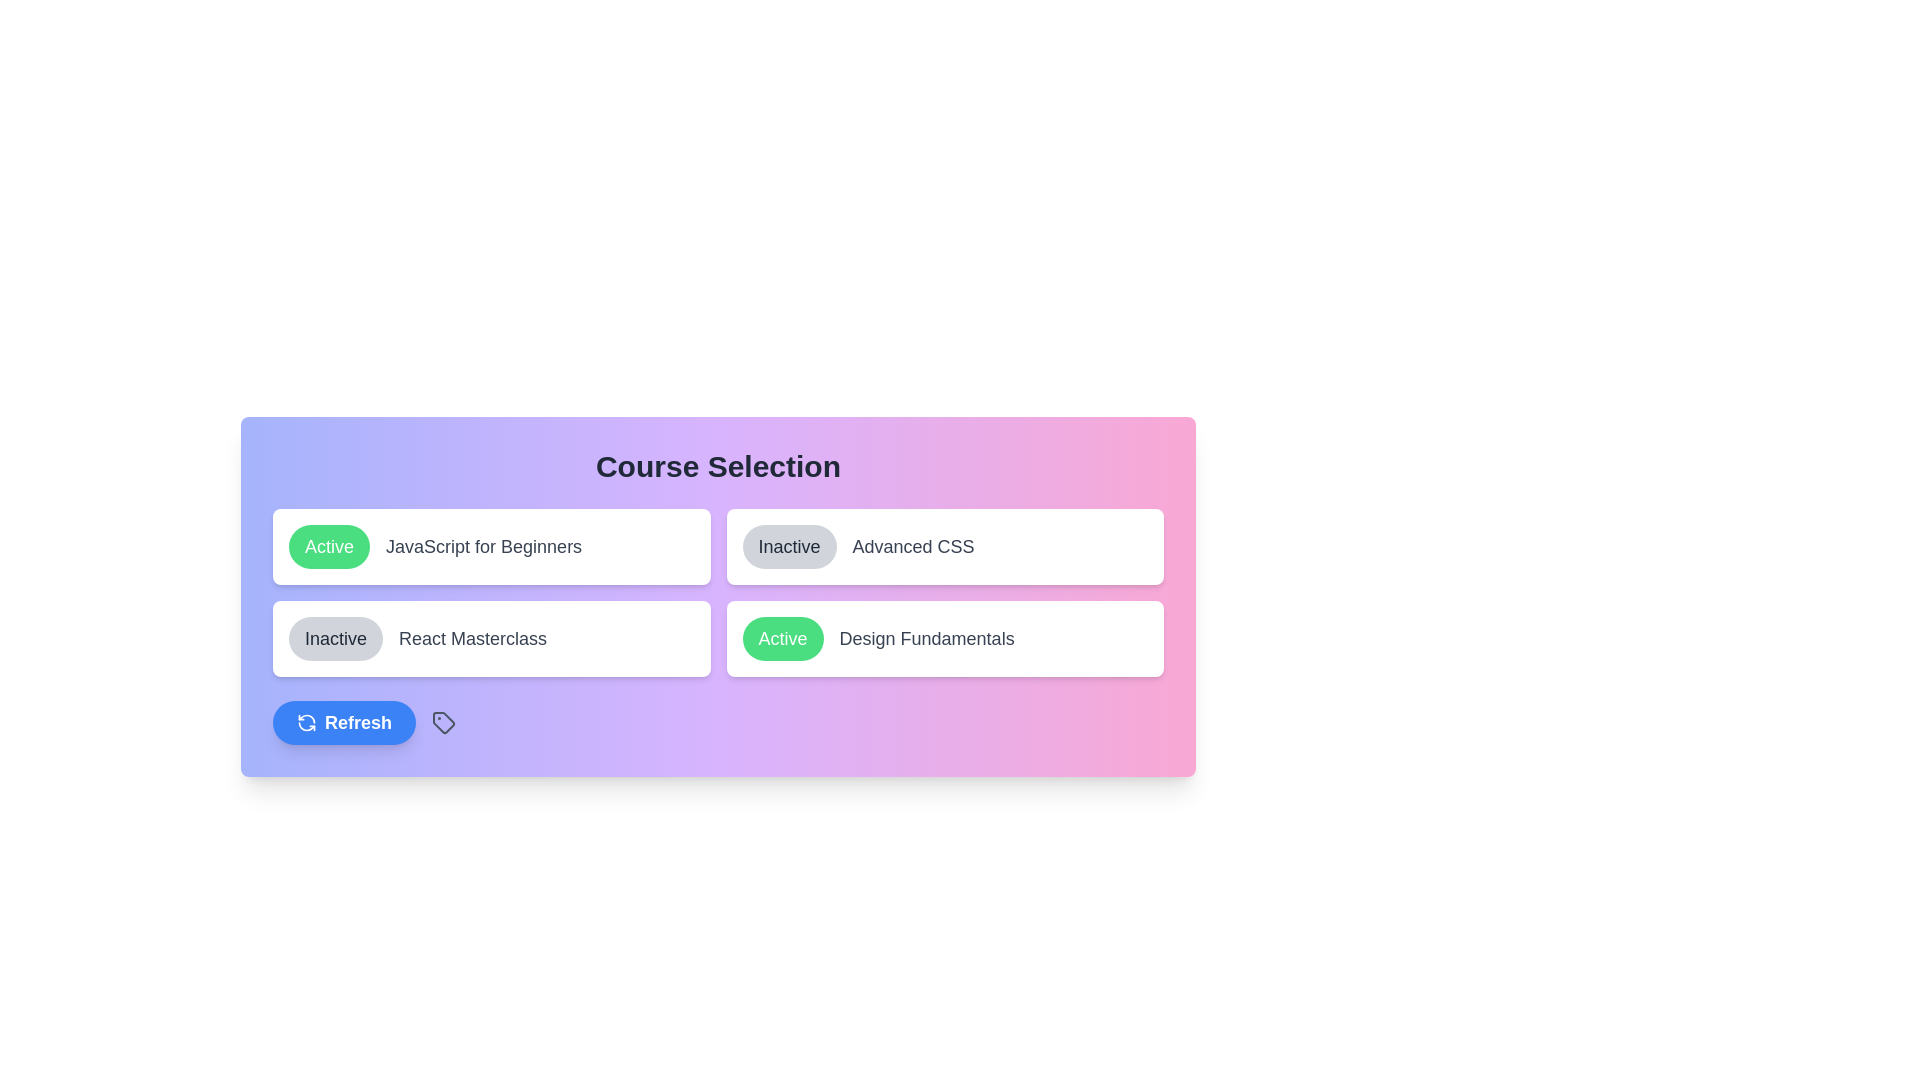  Describe the element at coordinates (944, 639) in the screenshot. I see `the 'Design Fundamentals' clickable course card, which is` at that location.